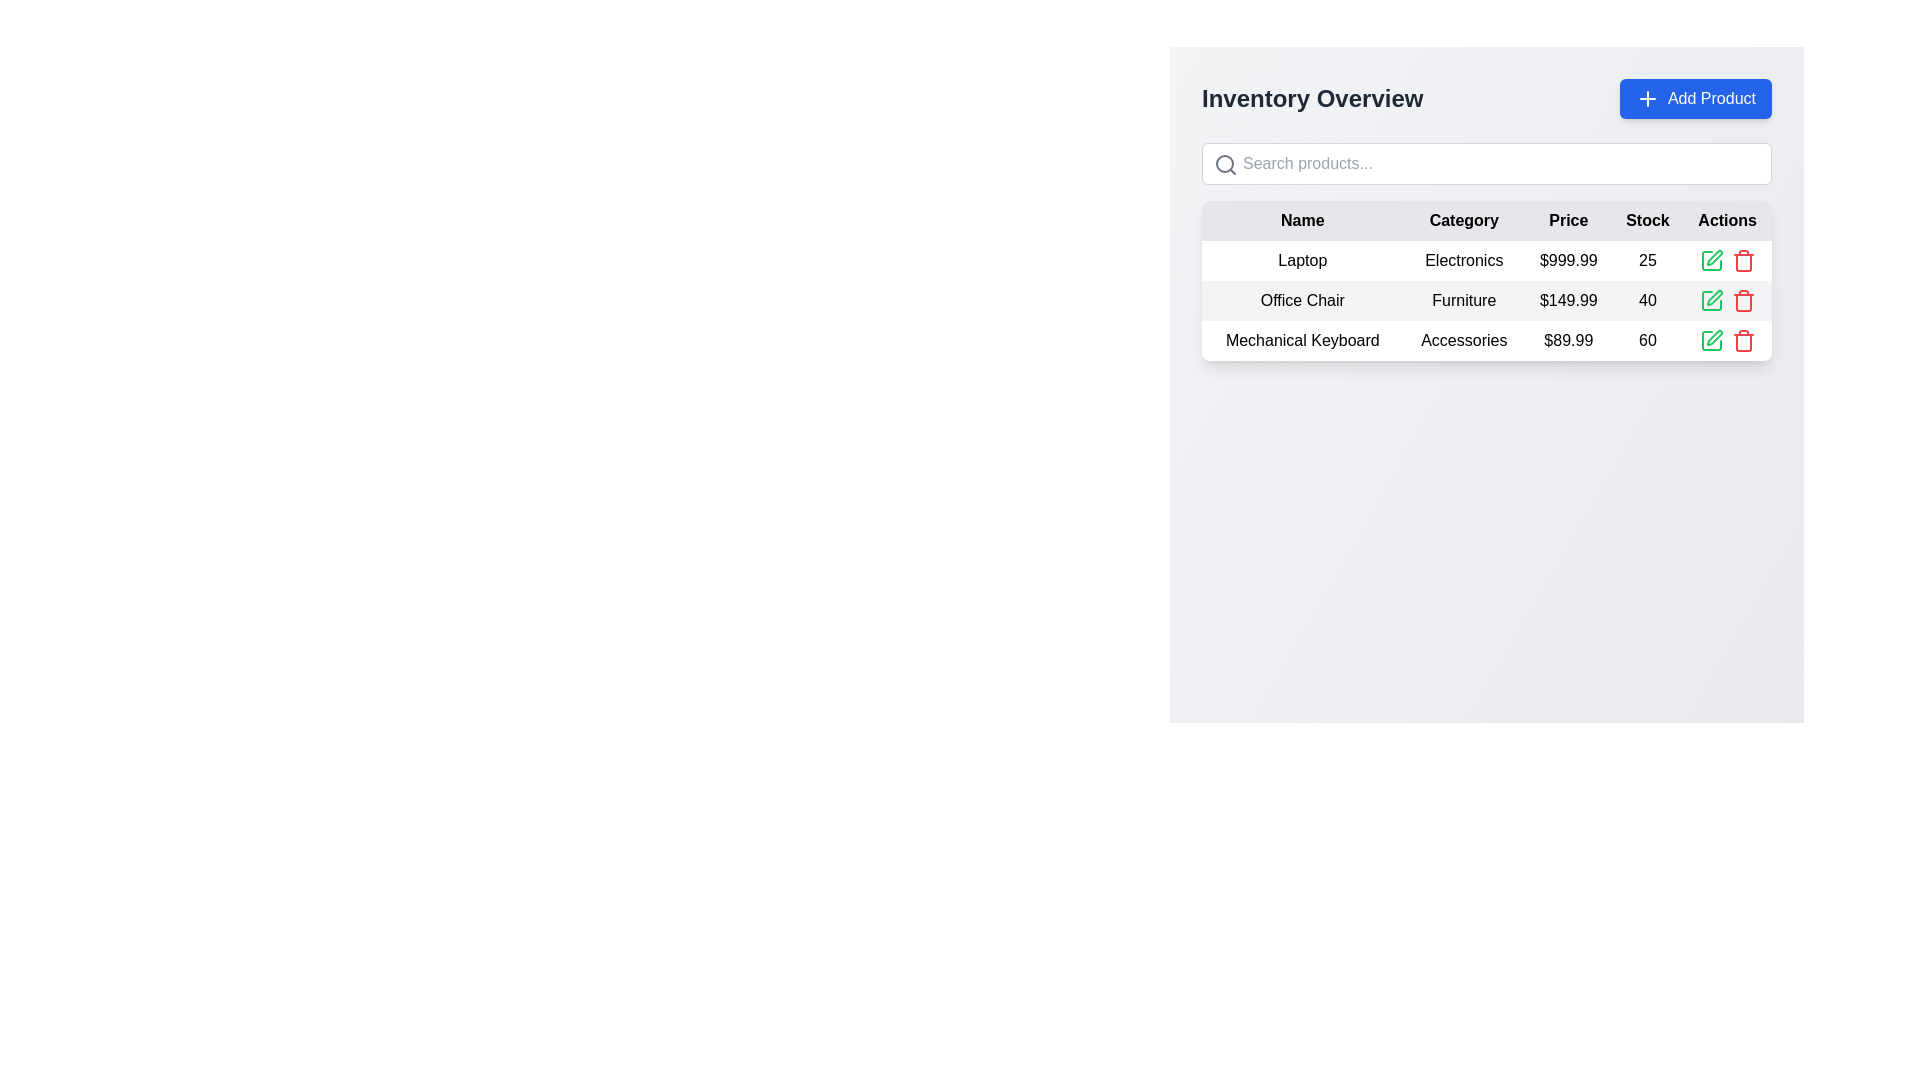  I want to click on the 'Actions' text label, which is the last header in the top-right section of the data table, styled with black text on a light gray background, so click(1726, 220).